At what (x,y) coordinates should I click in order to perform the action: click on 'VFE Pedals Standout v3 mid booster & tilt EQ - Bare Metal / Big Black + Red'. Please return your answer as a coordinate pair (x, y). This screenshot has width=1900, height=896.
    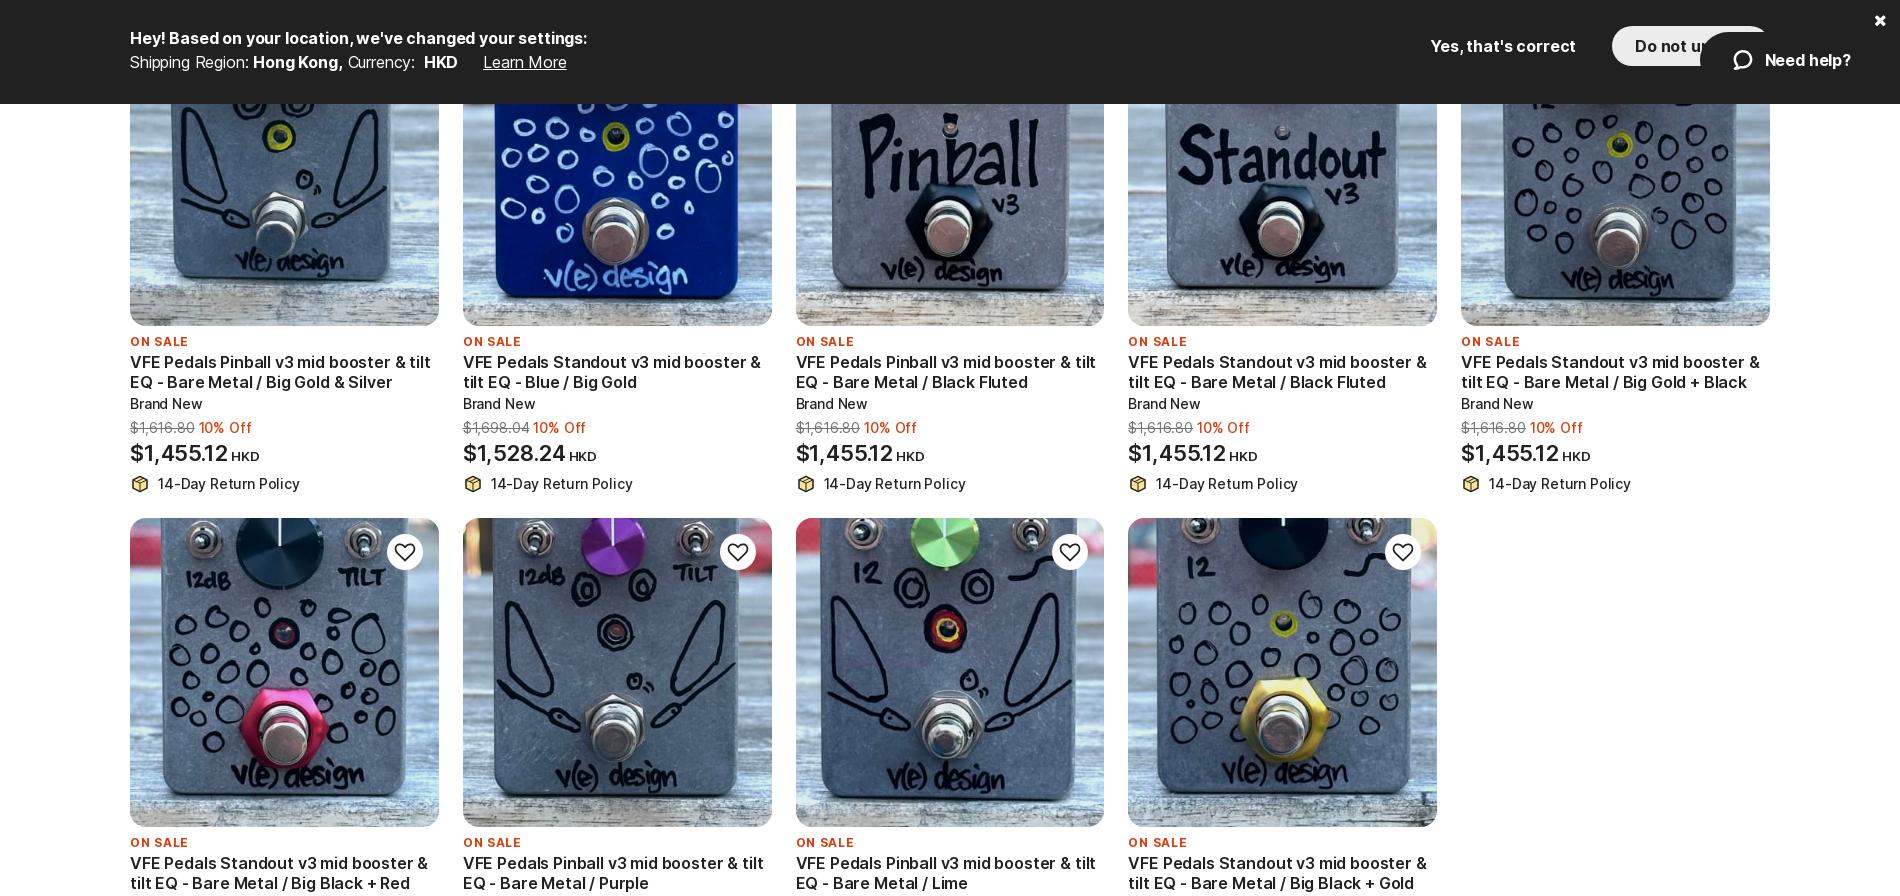
    Looking at the image, I should click on (277, 872).